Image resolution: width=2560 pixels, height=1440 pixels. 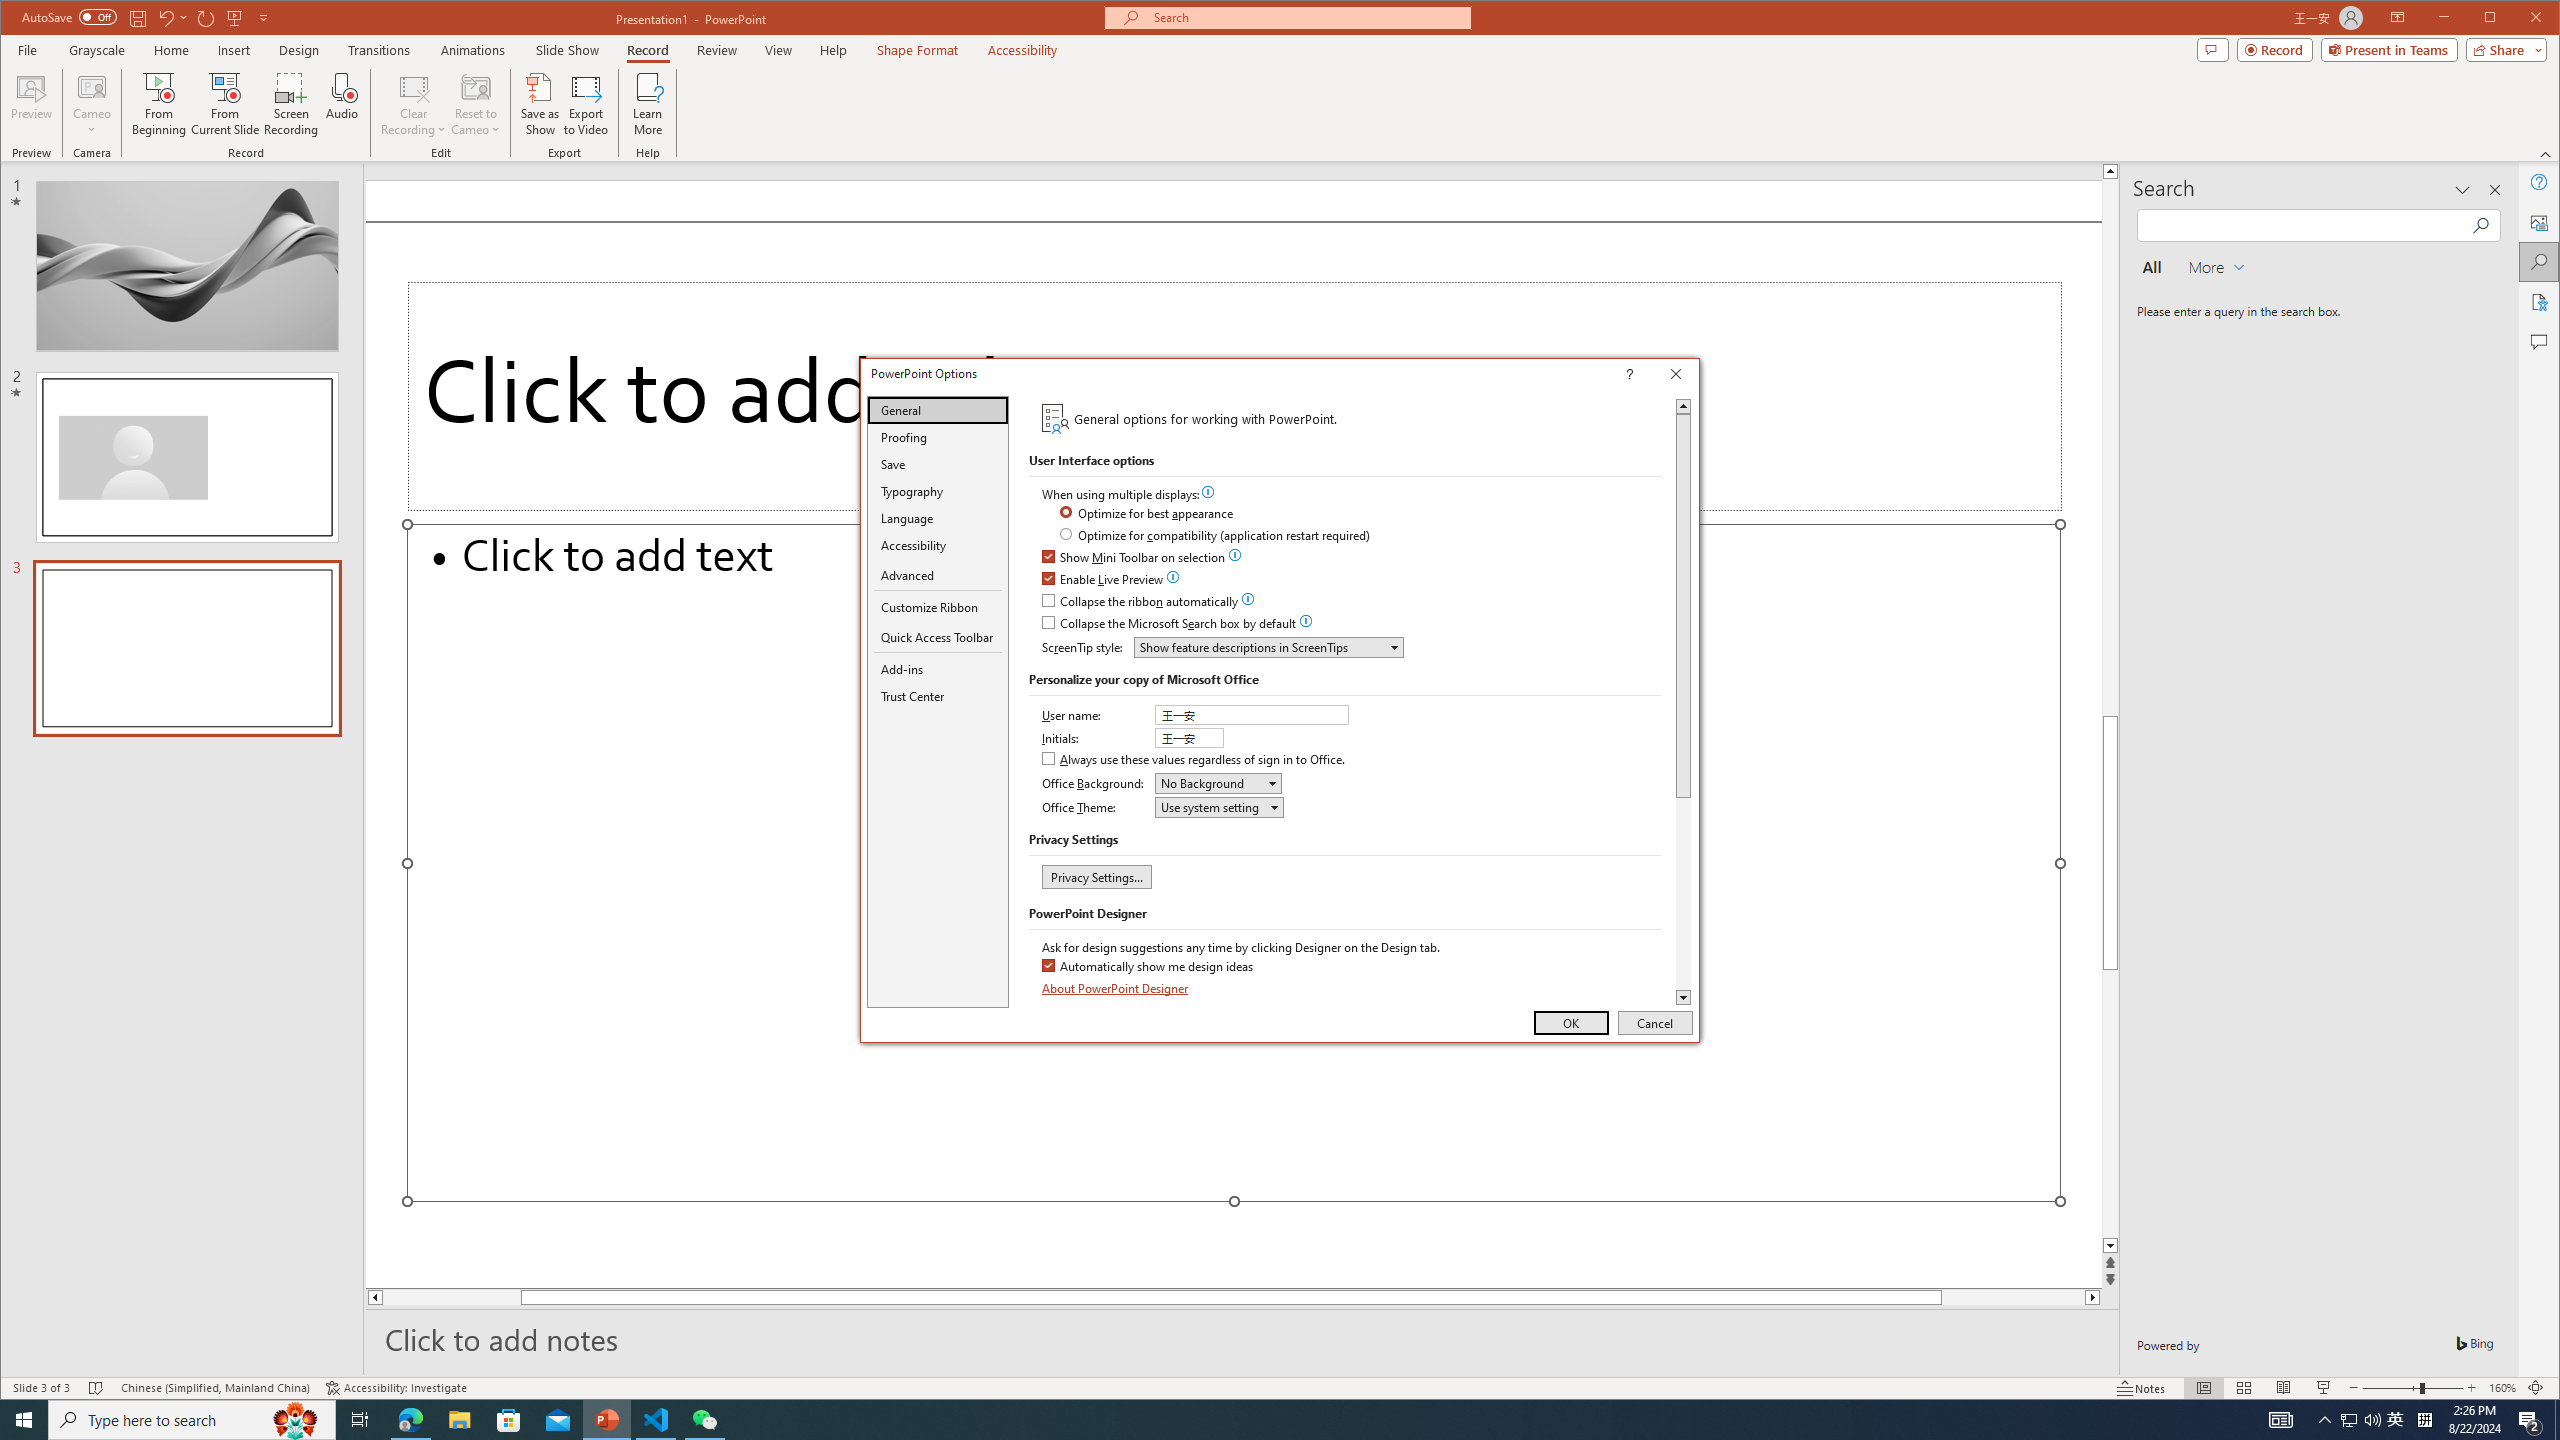 I want to click on 'Save as Show', so click(x=541, y=103).